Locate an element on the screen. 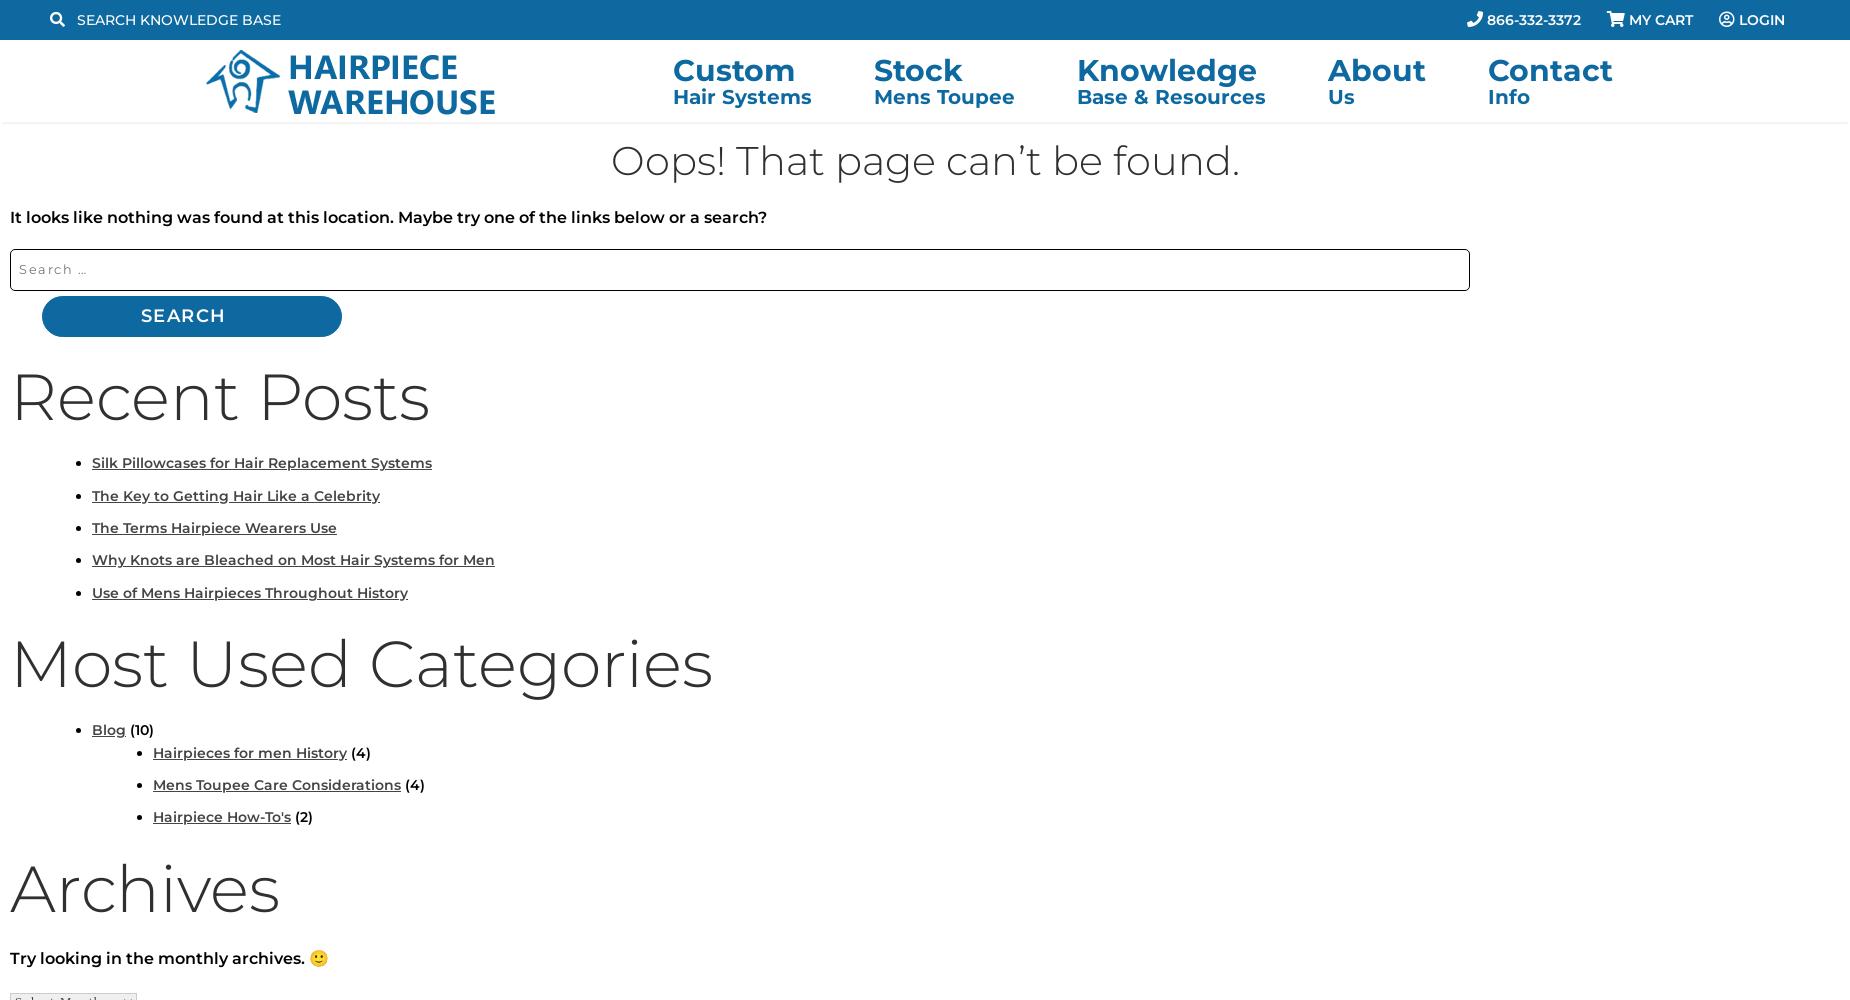  'Oops! That page can’t be found.' is located at coordinates (924, 160).